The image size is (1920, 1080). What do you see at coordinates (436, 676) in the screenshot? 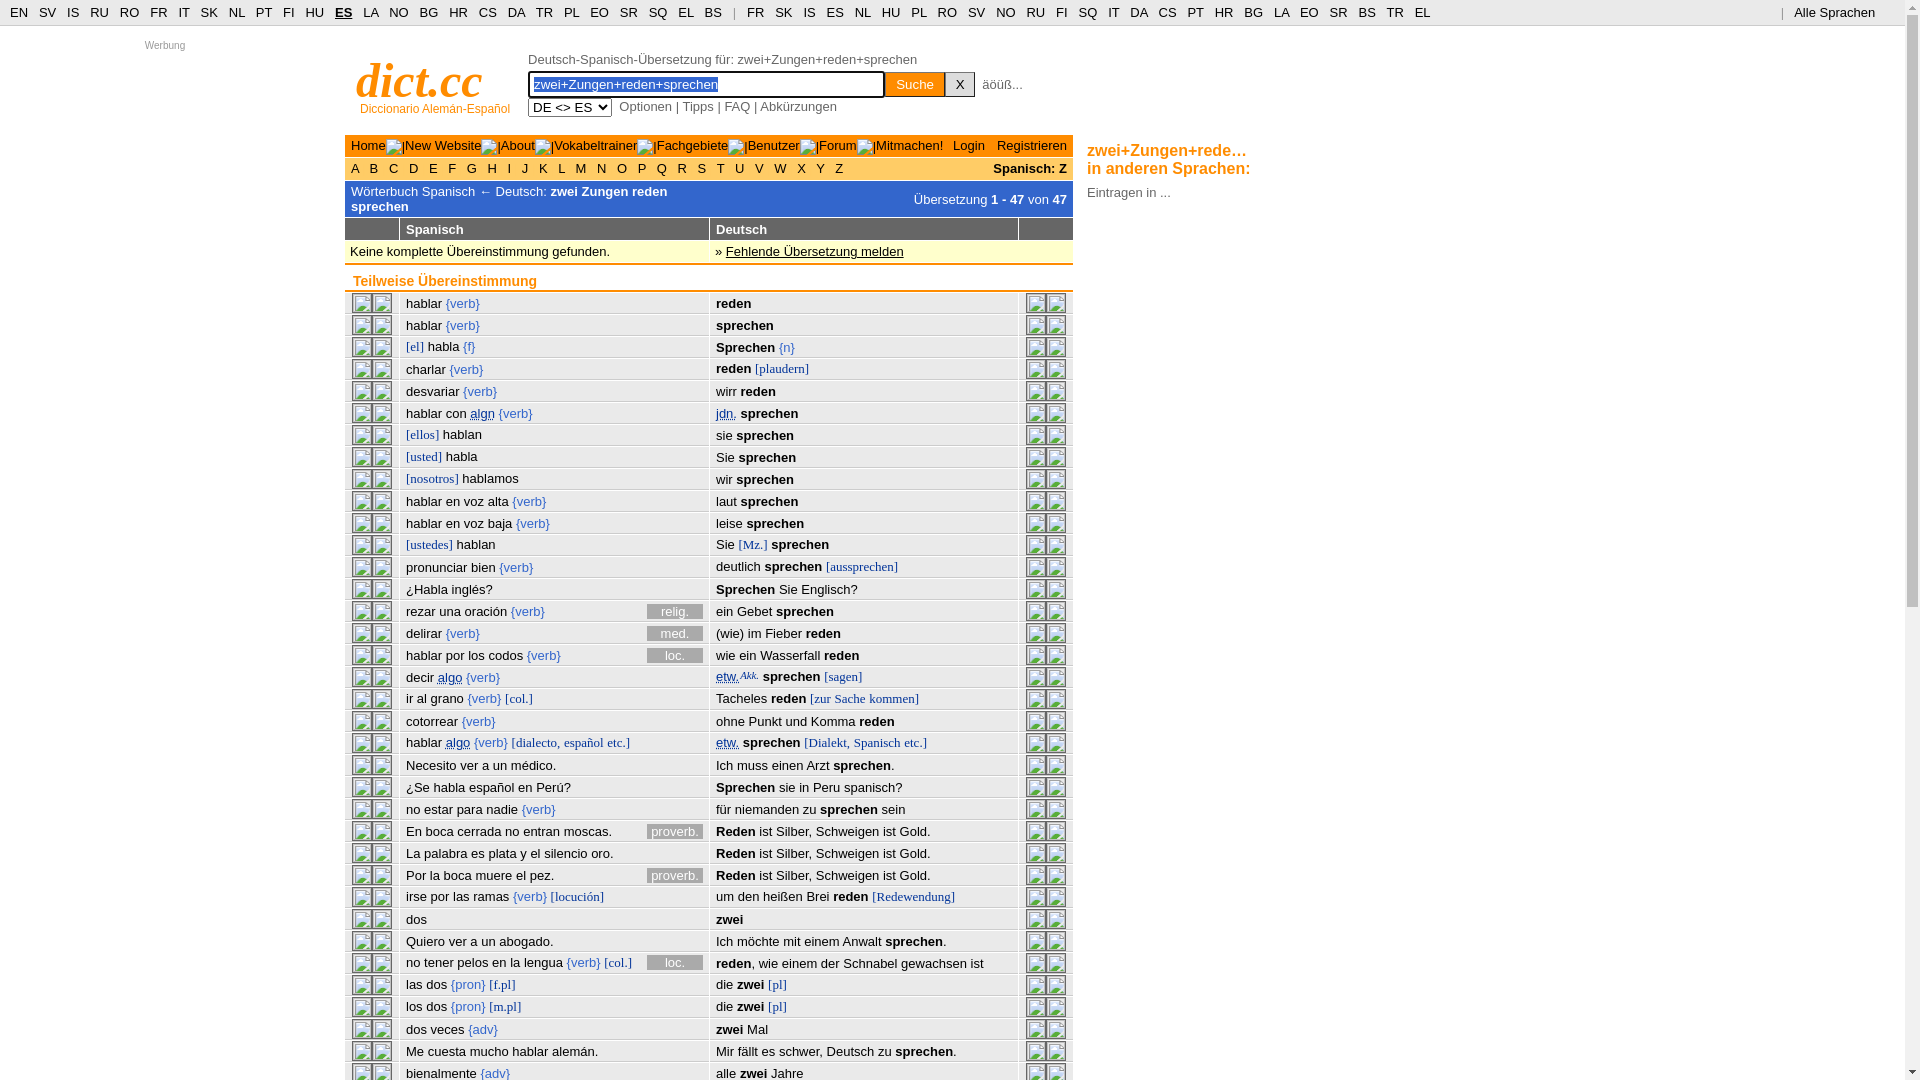
I see `'algo'` at bounding box center [436, 676].